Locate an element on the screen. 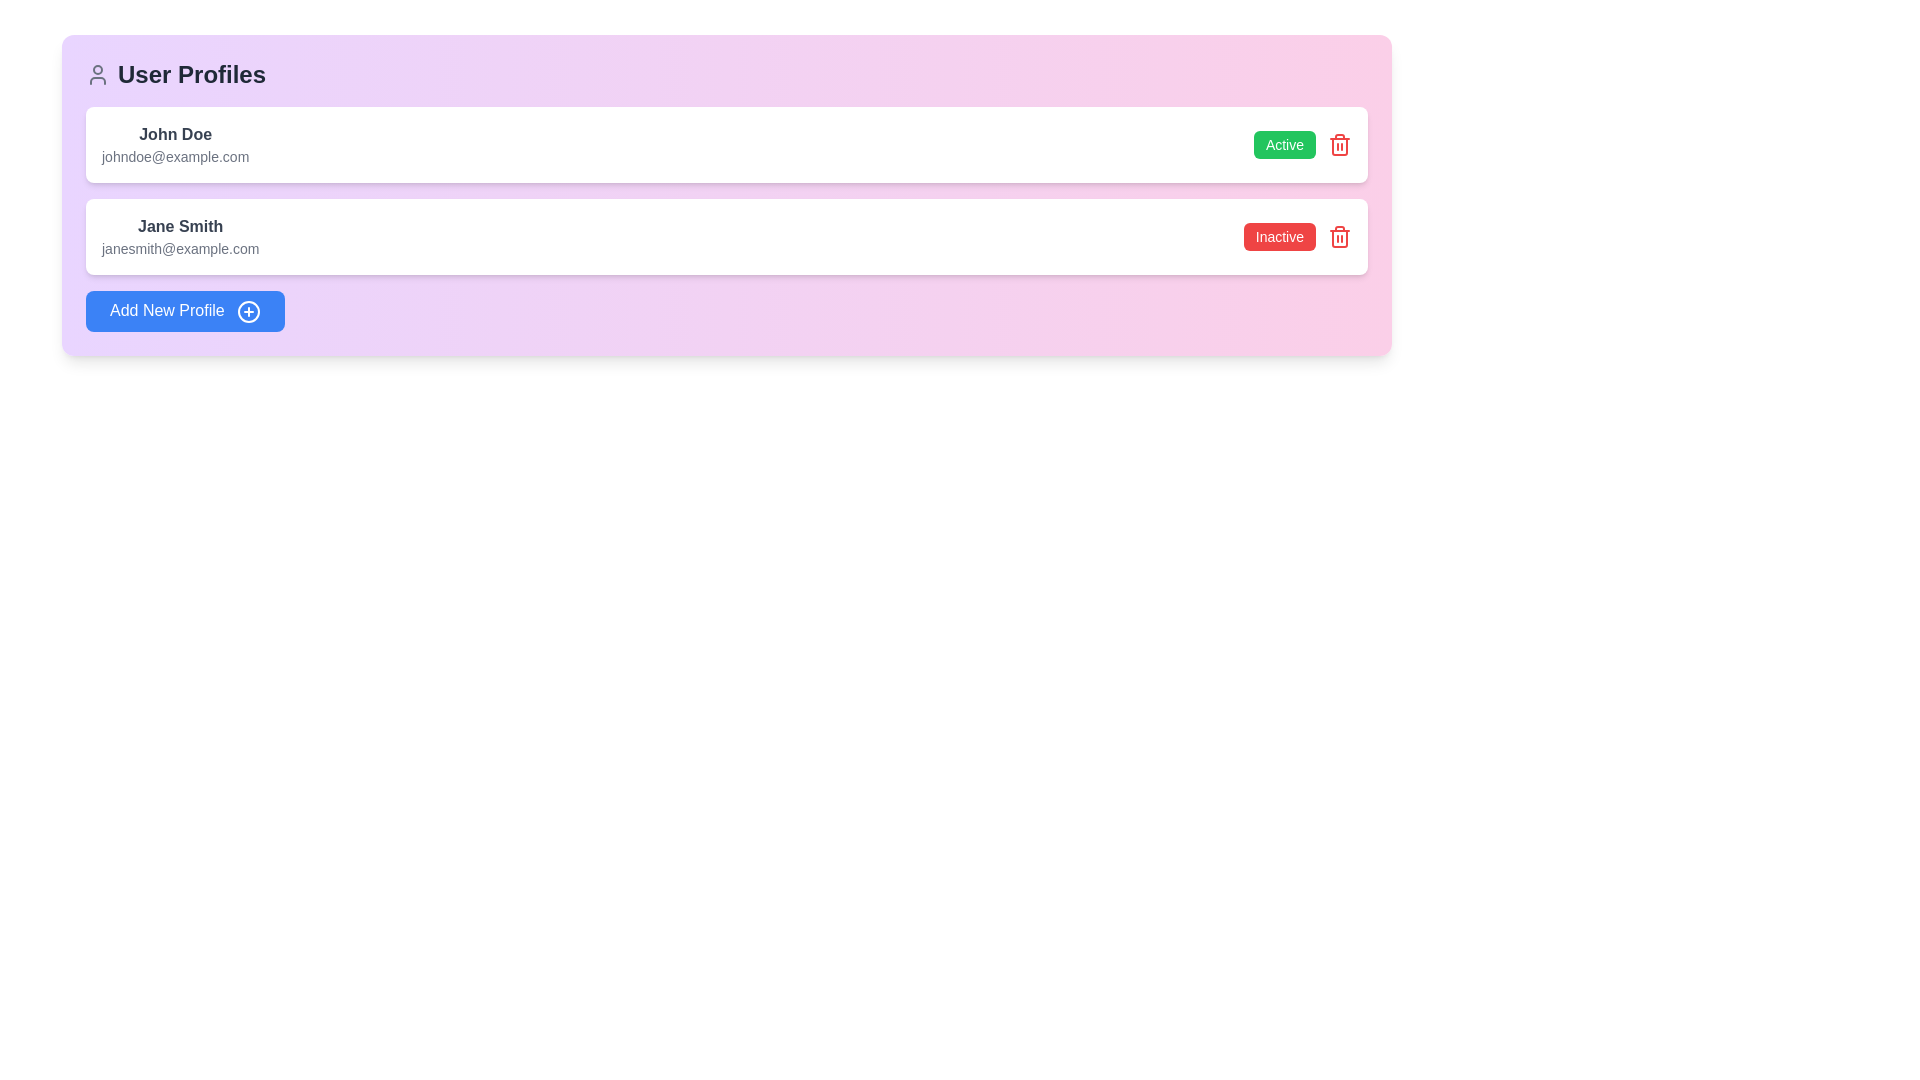 The image size is (1920, 1080). the circular icon with a plus sign at its center, which is located inside the blue button labeled 'Add New Profile' on its right side is located at coordinates (248, 311).